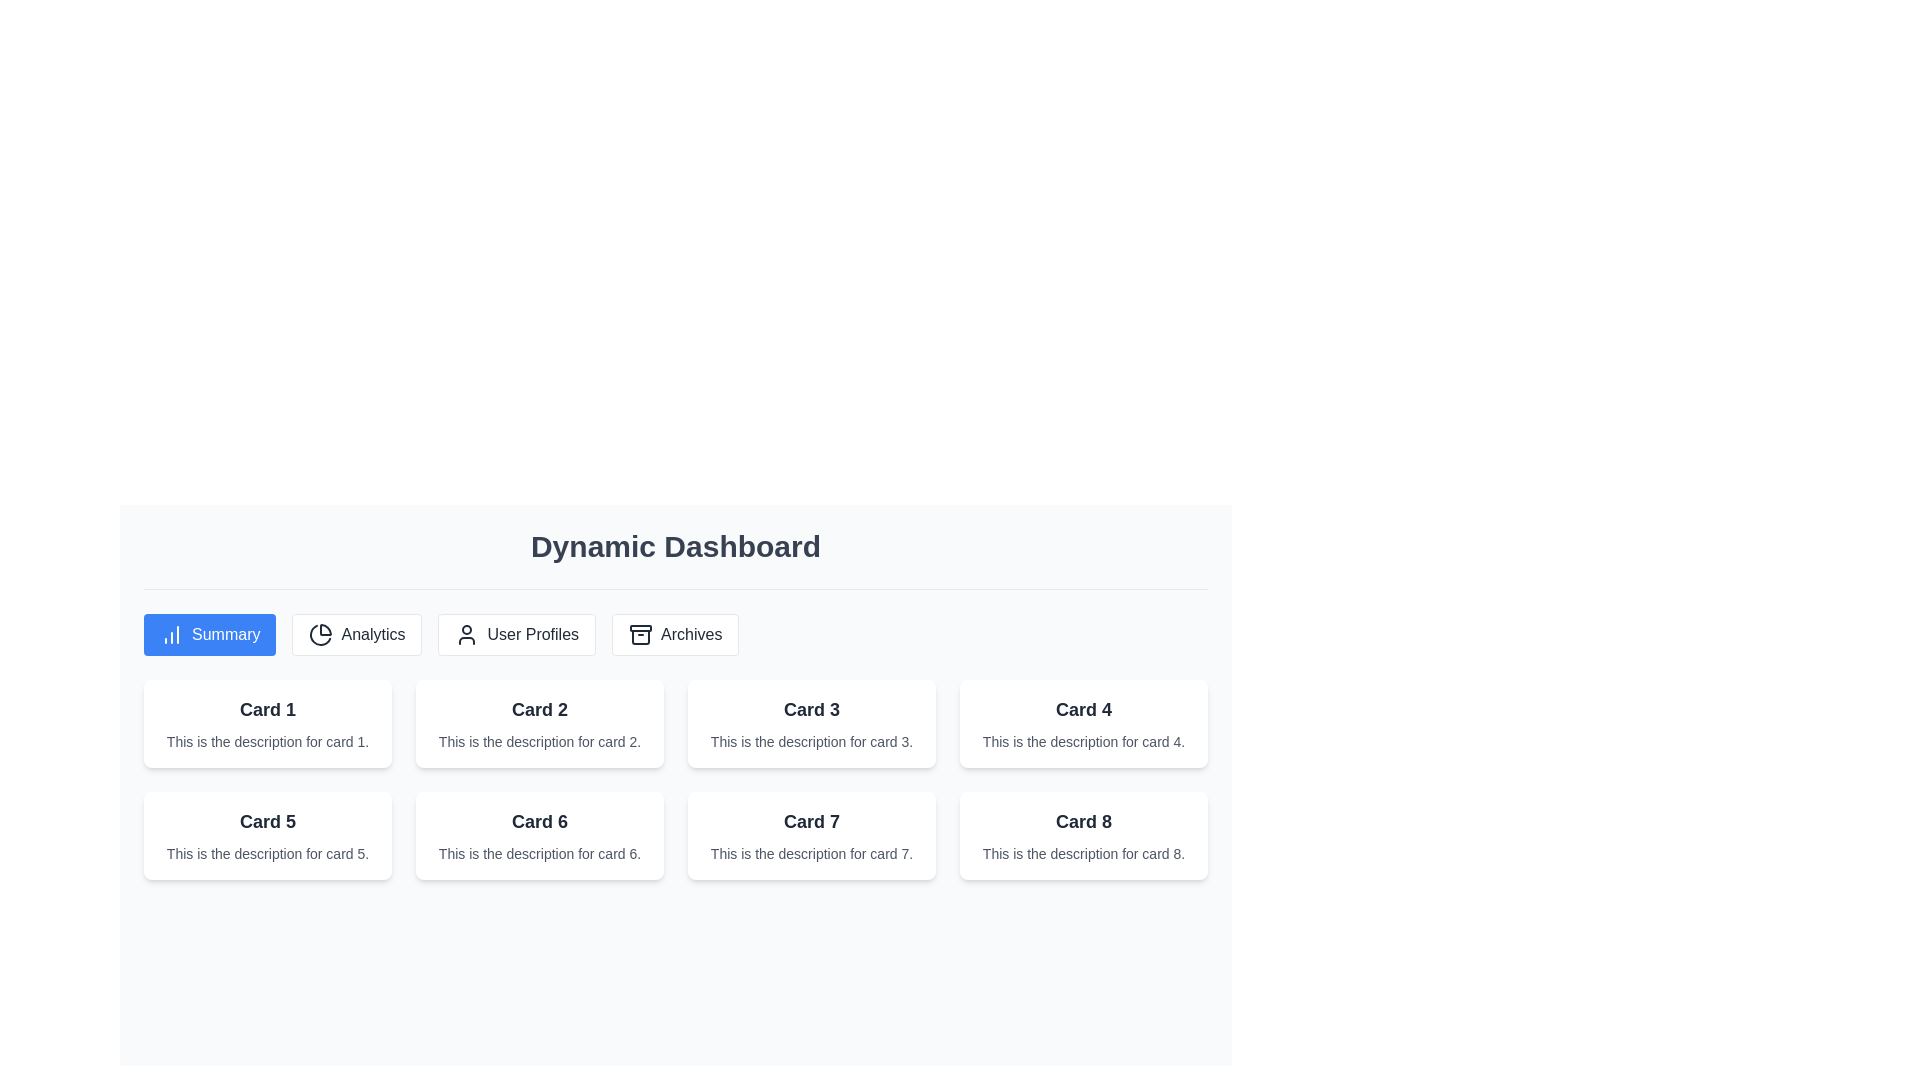  Describe the element at coordinates (210, 635) in the screenshot. I see `the first navigation button located at the top-center of the interface, which switches the view to the summary section` at that location.